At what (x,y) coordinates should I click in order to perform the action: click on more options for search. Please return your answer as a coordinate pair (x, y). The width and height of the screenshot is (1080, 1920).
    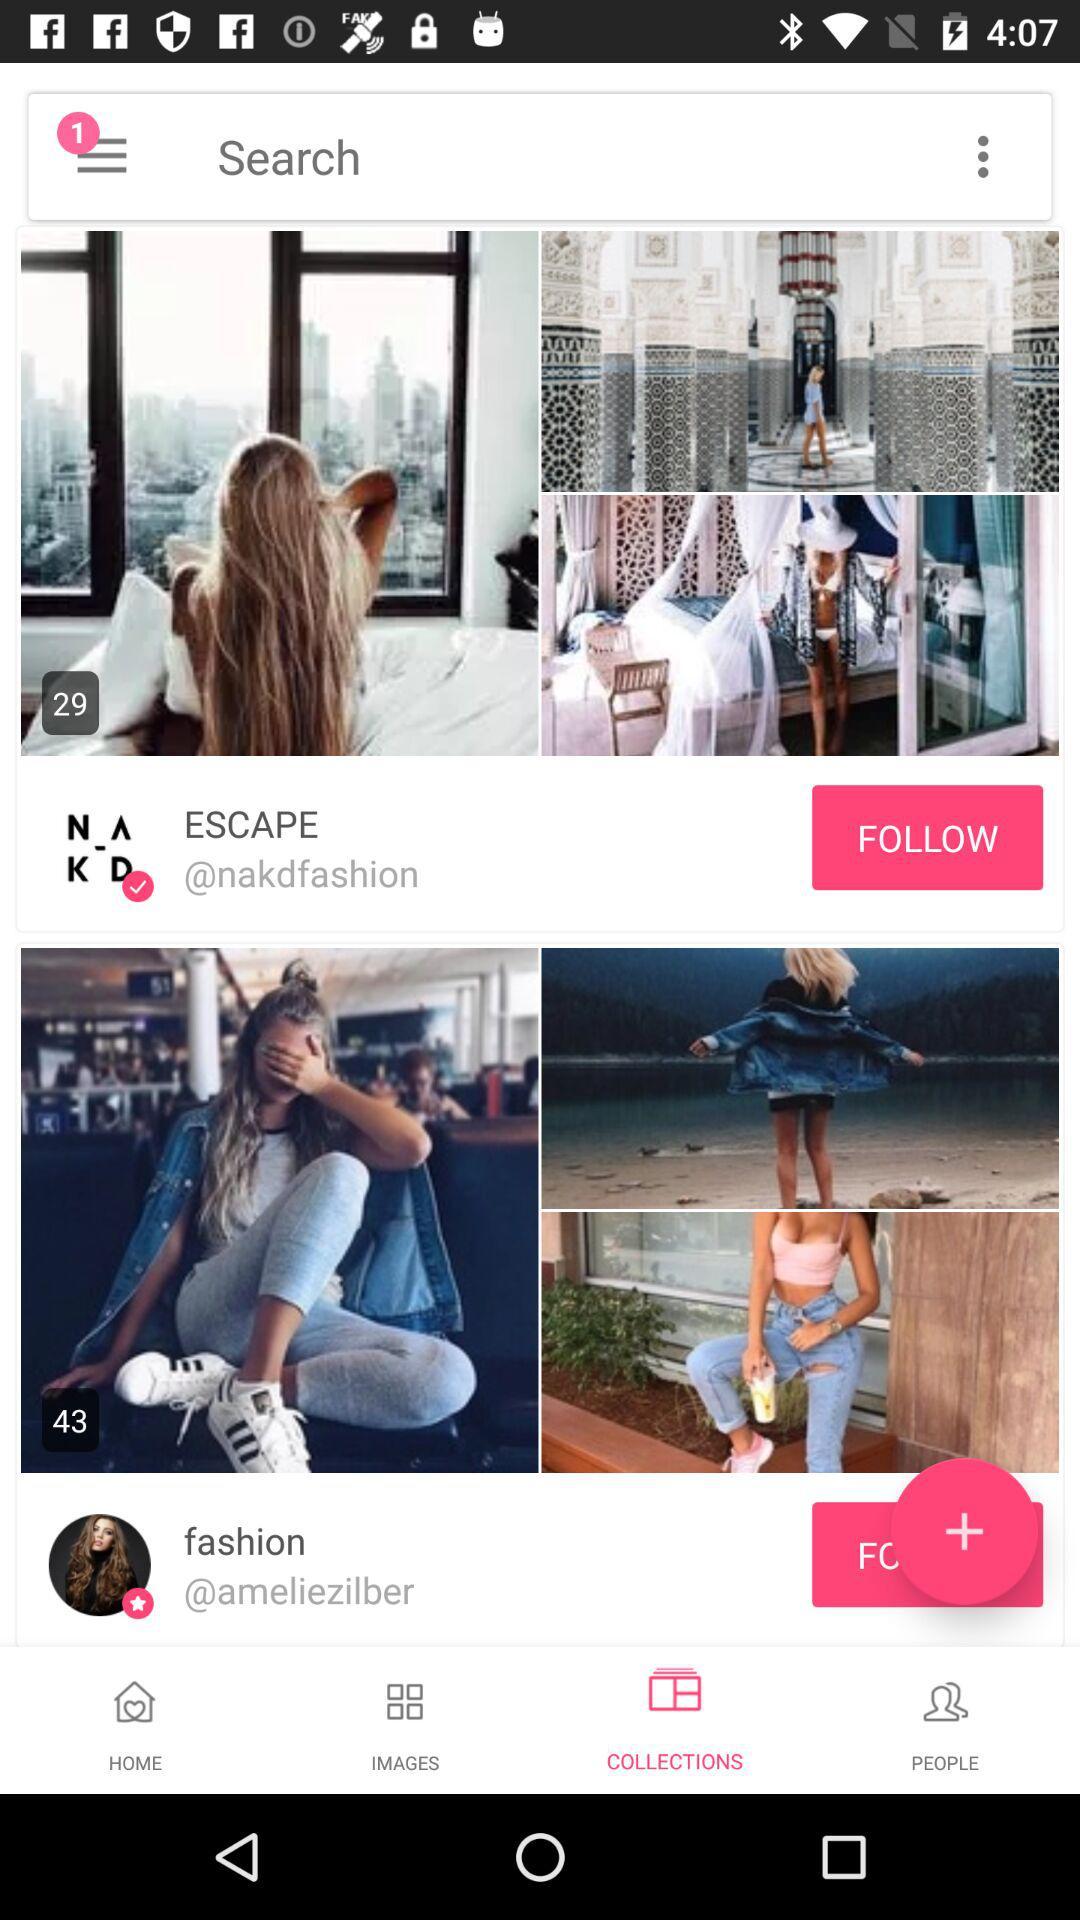
    Looking at the image, I should click on (982, 155).